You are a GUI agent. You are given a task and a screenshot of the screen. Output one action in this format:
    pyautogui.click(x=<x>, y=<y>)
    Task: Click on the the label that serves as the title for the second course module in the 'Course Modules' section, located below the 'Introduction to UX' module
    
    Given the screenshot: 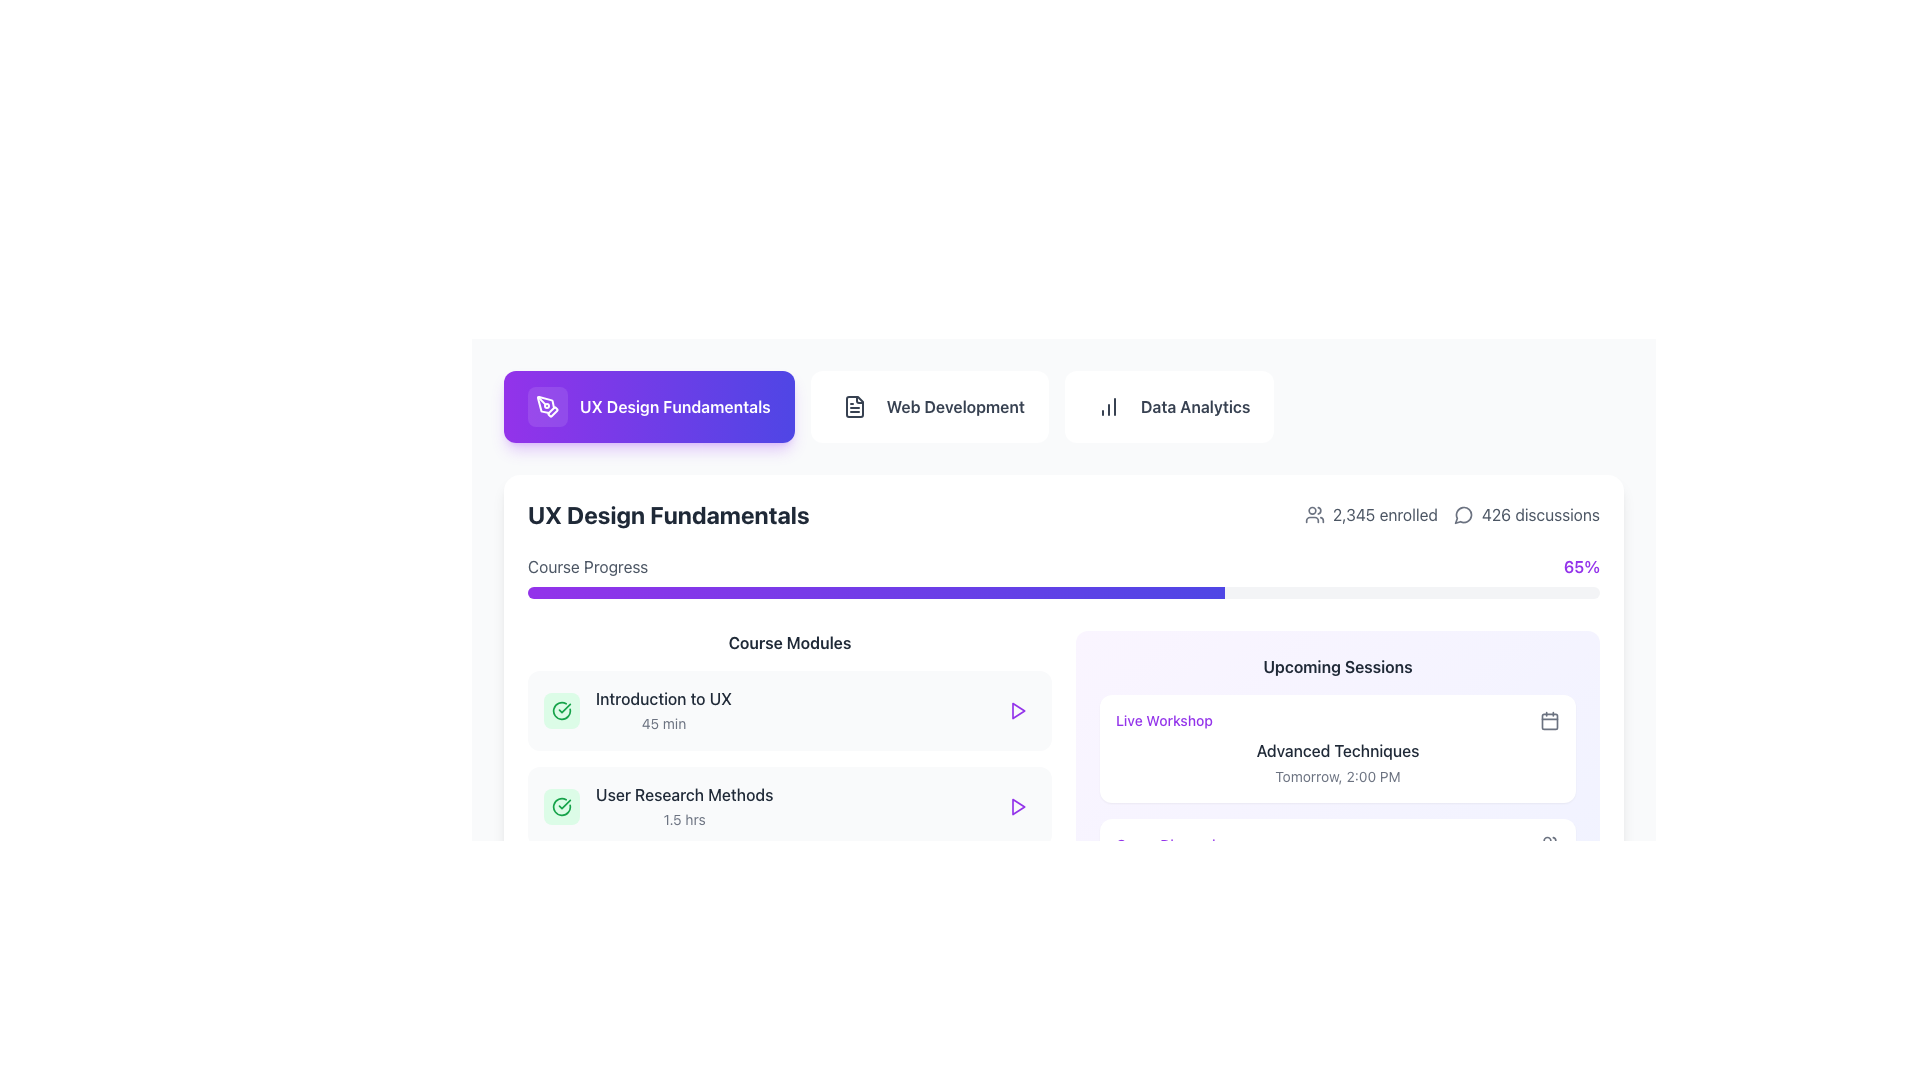 What is the action you would take?
    pyautogui.click(x=684, y=793)
    